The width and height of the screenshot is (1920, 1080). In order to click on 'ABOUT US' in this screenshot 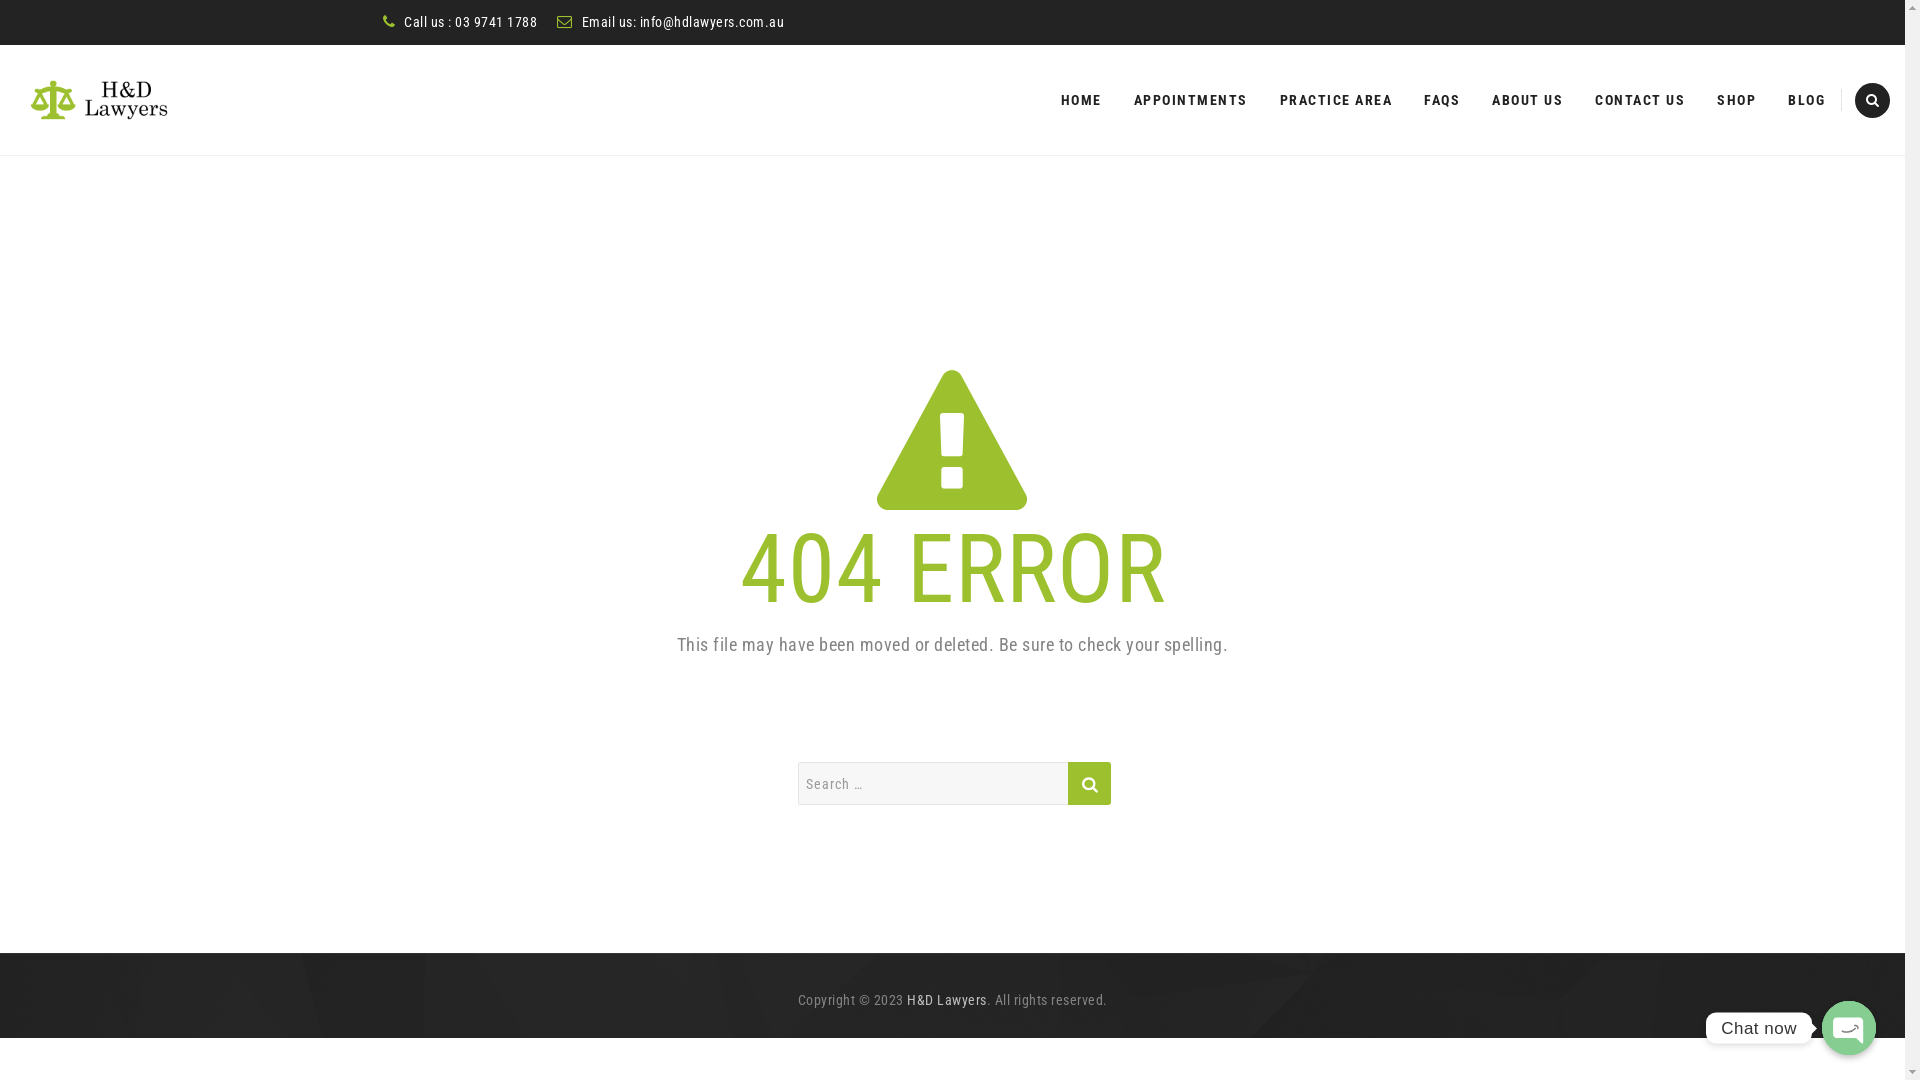, I will do `click(1492, 100)`.